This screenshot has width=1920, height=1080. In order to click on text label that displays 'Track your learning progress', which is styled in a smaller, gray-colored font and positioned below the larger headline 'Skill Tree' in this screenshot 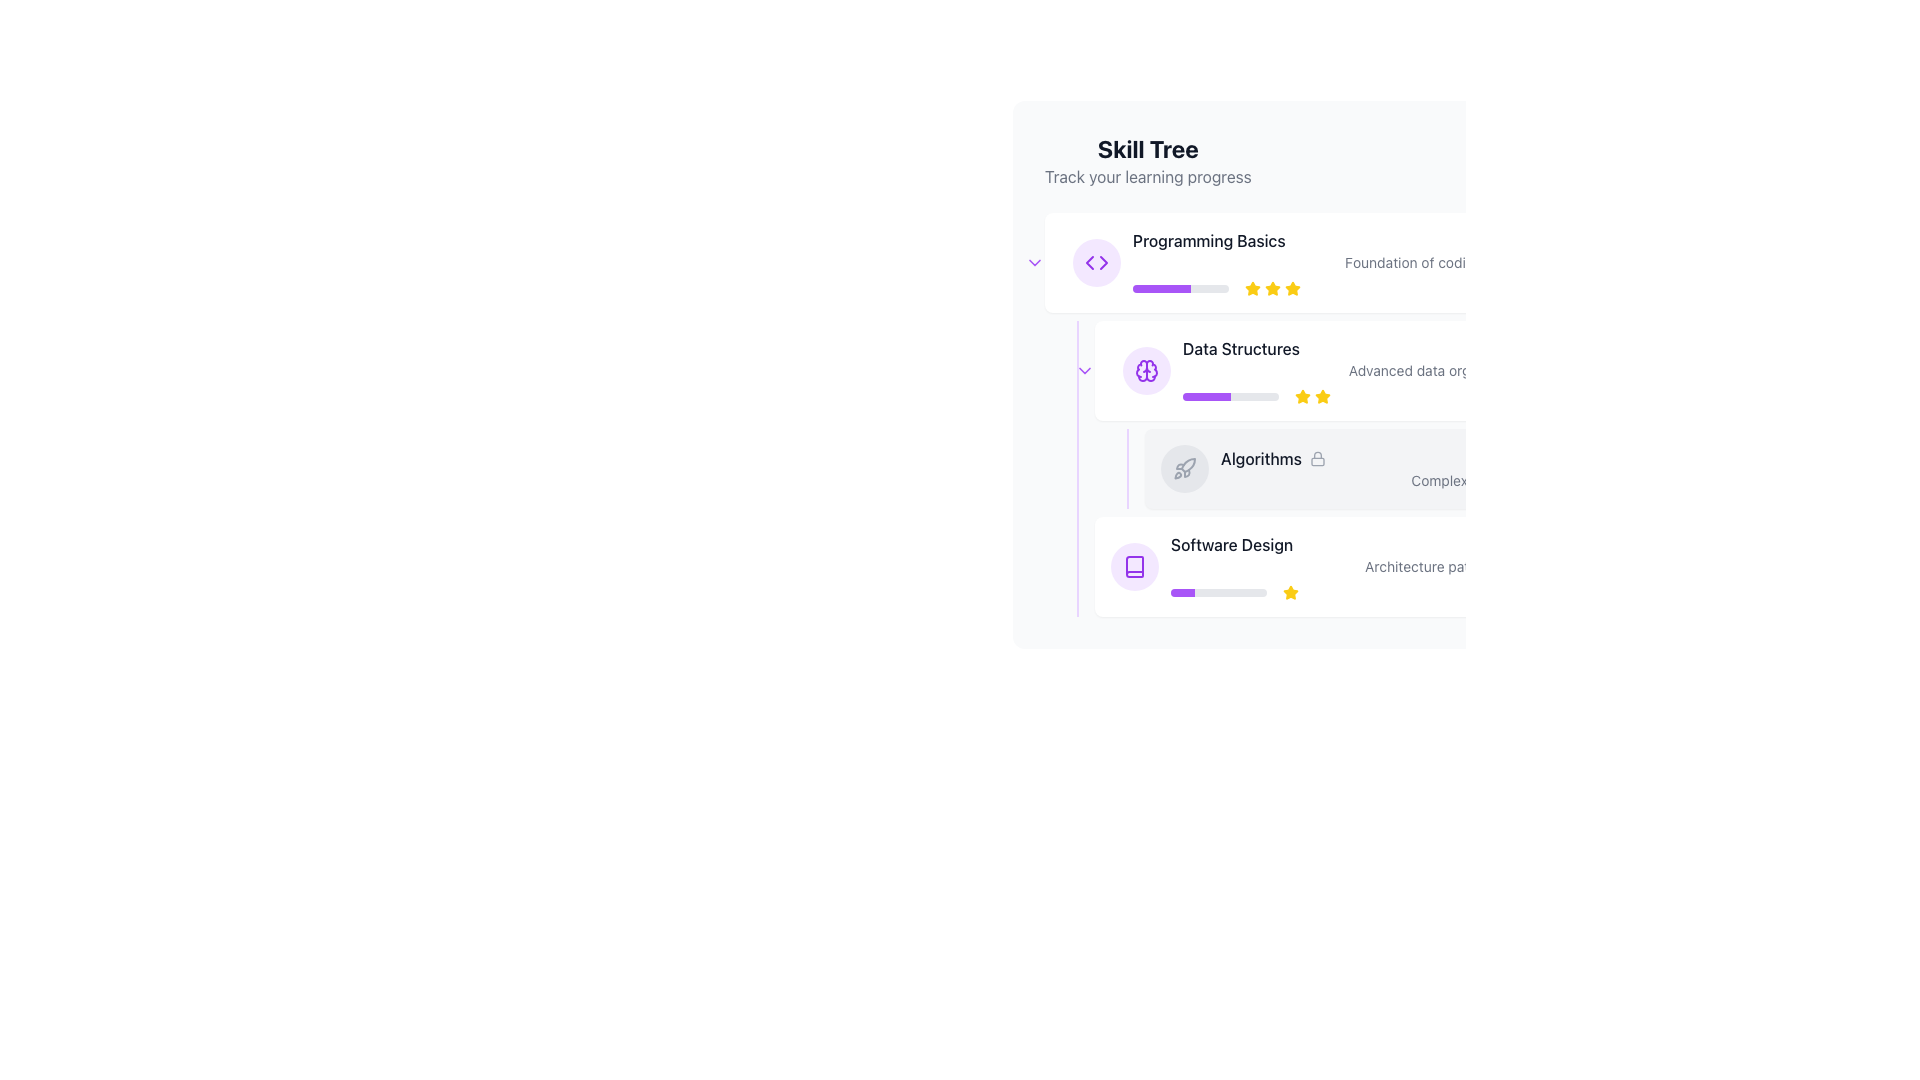, I will do `click(1148, 176)`.